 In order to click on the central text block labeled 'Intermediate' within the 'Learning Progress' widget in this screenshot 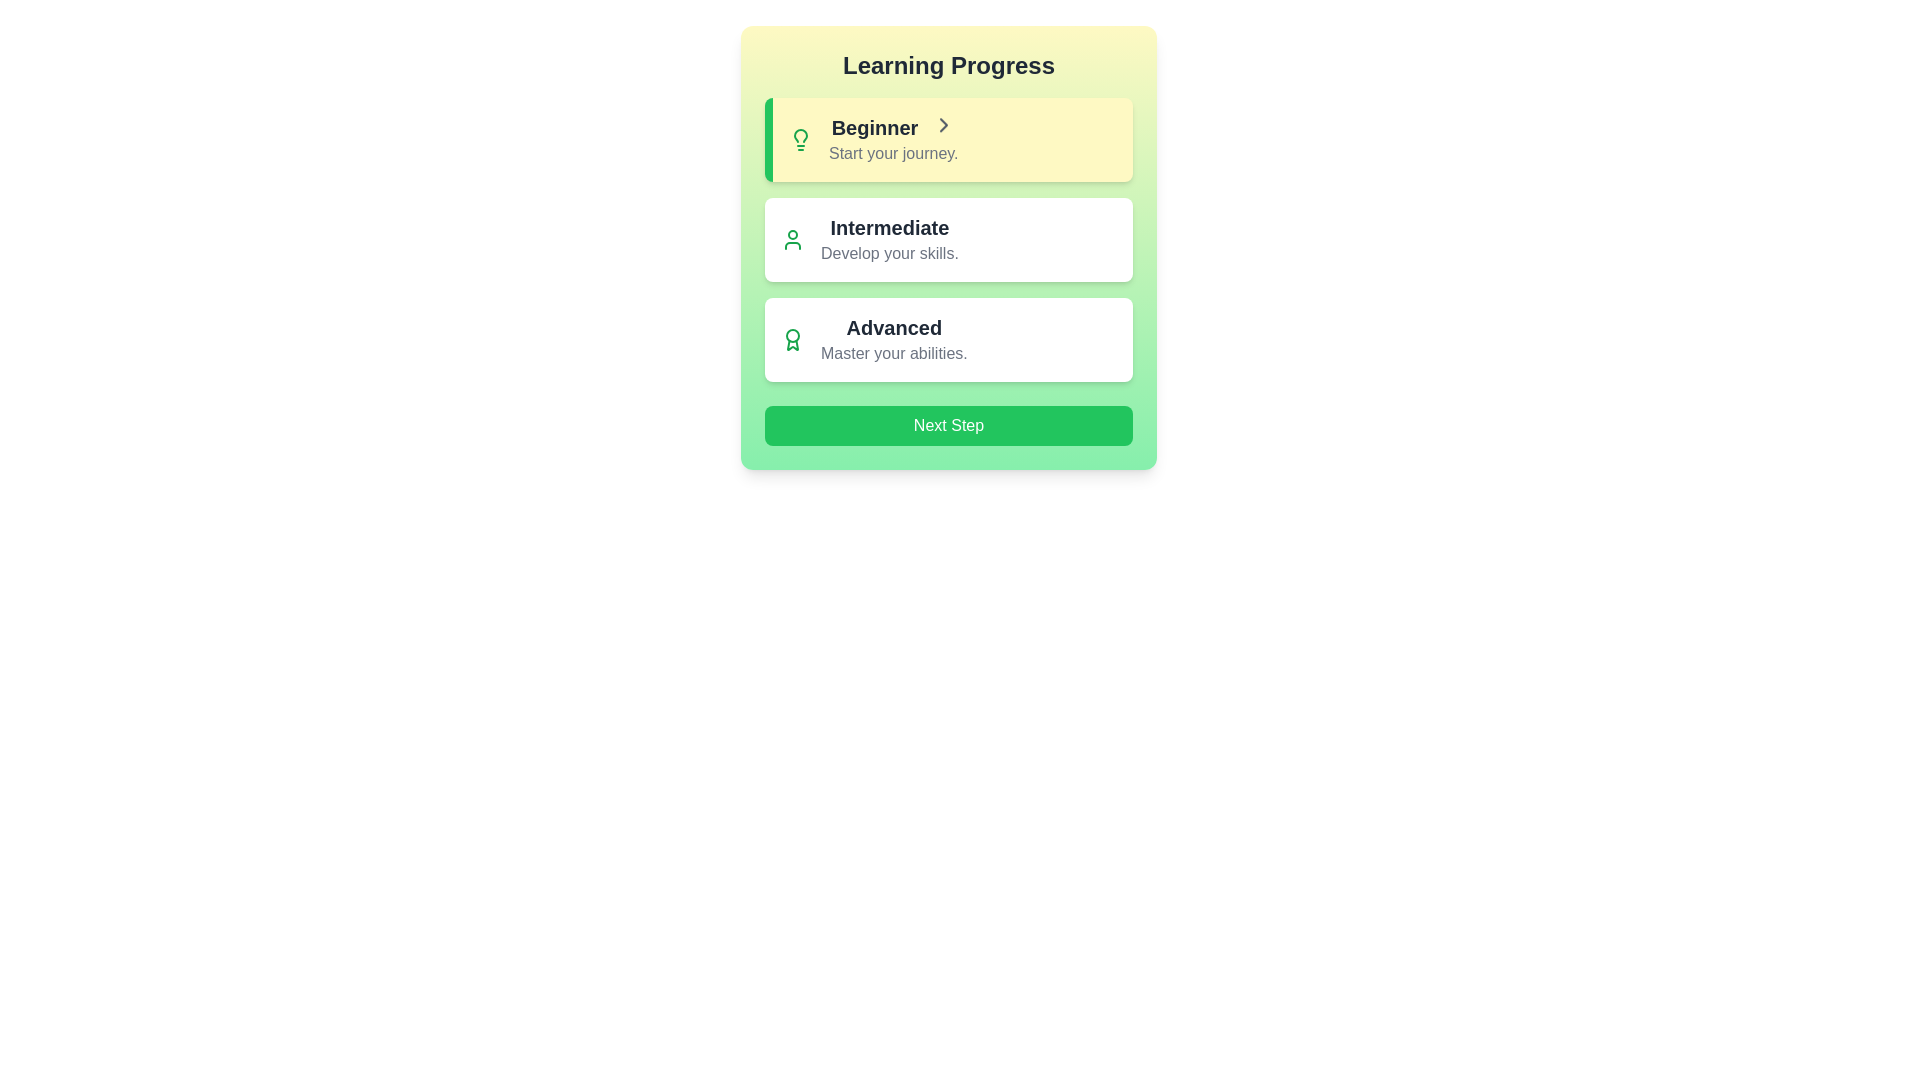, I will do `click(888, 238)`.